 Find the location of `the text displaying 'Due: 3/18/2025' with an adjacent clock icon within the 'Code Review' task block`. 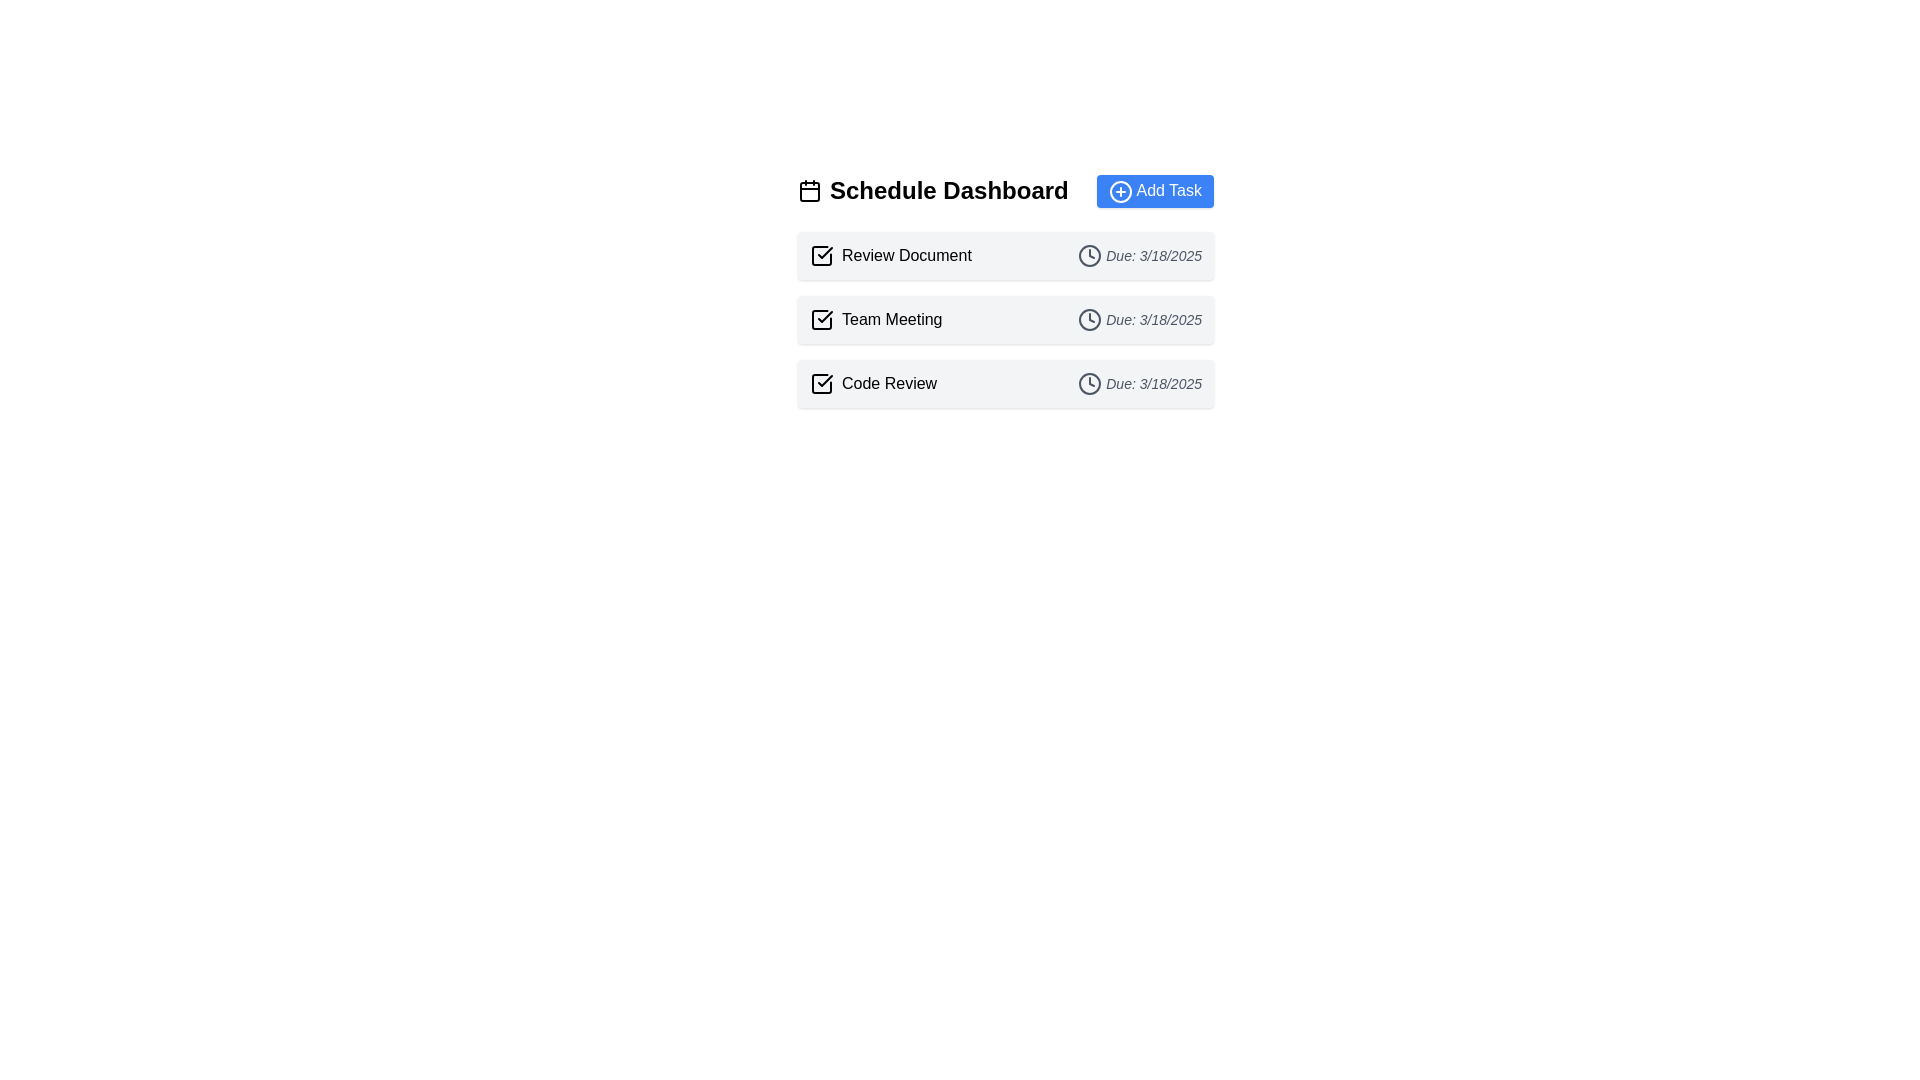

the text displaying 'Due: 3/18/2025' with an adjacent clock icon within the 'Code Review' task block is located at coordinates (1140, 383).